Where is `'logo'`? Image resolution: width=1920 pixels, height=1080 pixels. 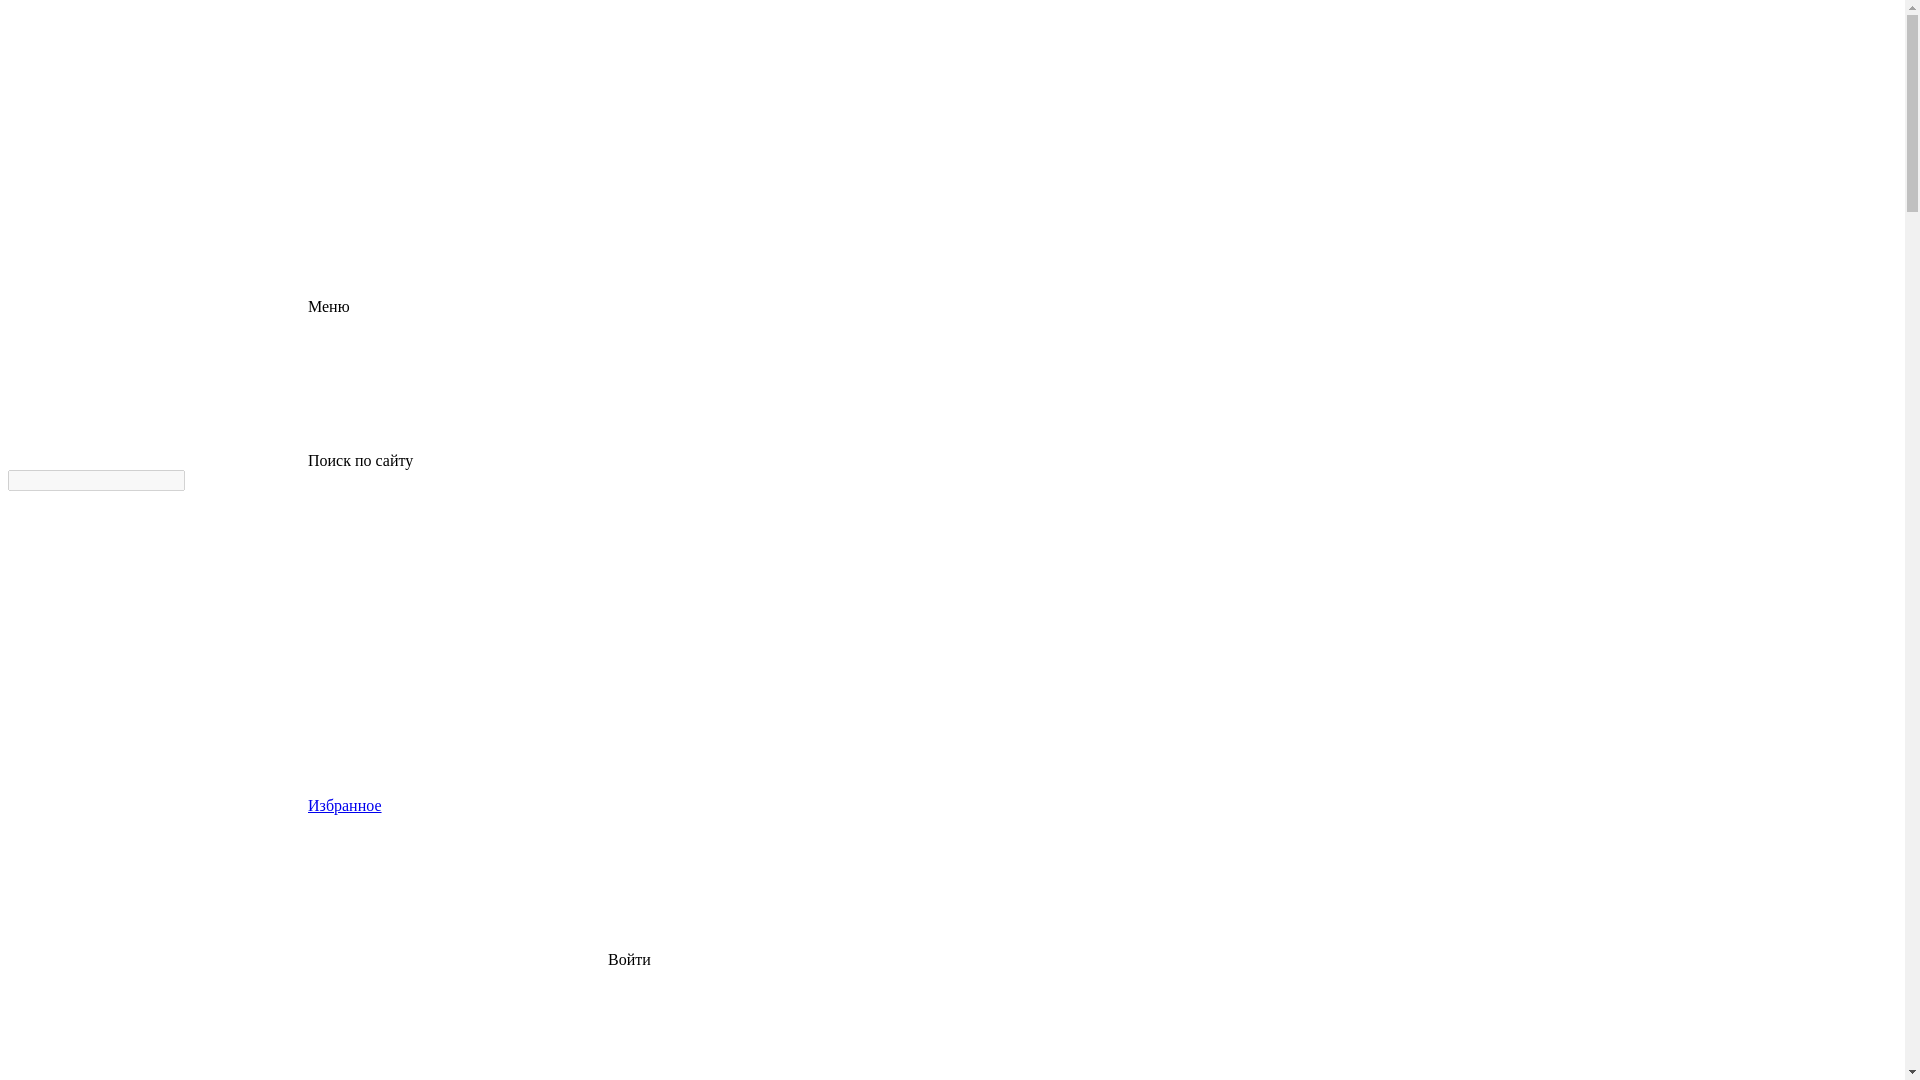 'logo' is located at coordinates (8, 151).